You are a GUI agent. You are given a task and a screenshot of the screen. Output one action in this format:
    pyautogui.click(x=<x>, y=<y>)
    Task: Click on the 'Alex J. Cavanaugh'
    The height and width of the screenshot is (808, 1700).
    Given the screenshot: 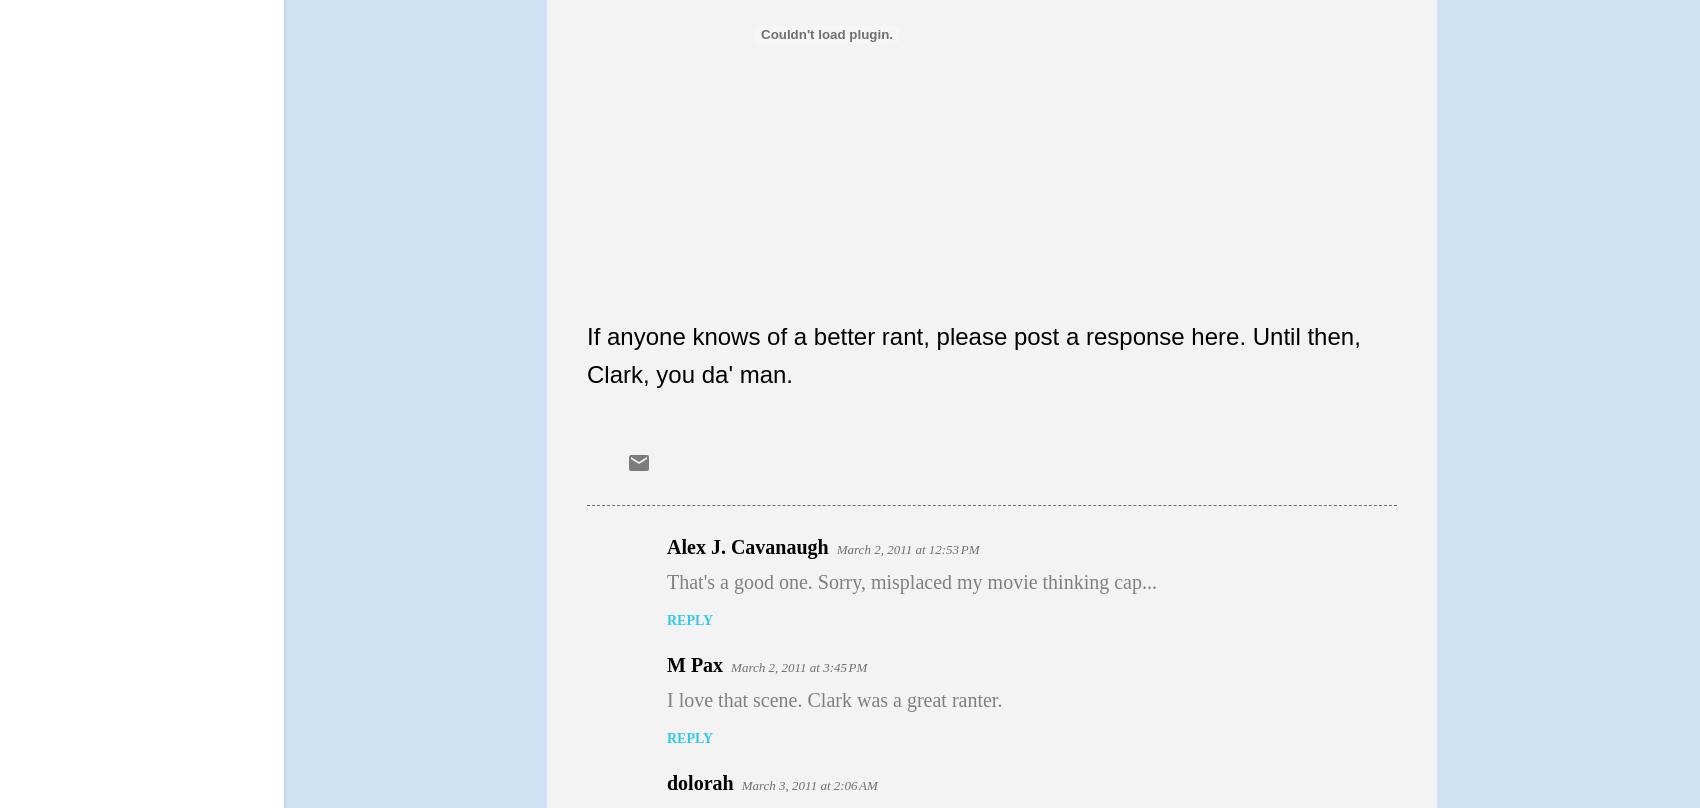 What is the action you would take?
    pyautogui.click(x=746, y=544)
    